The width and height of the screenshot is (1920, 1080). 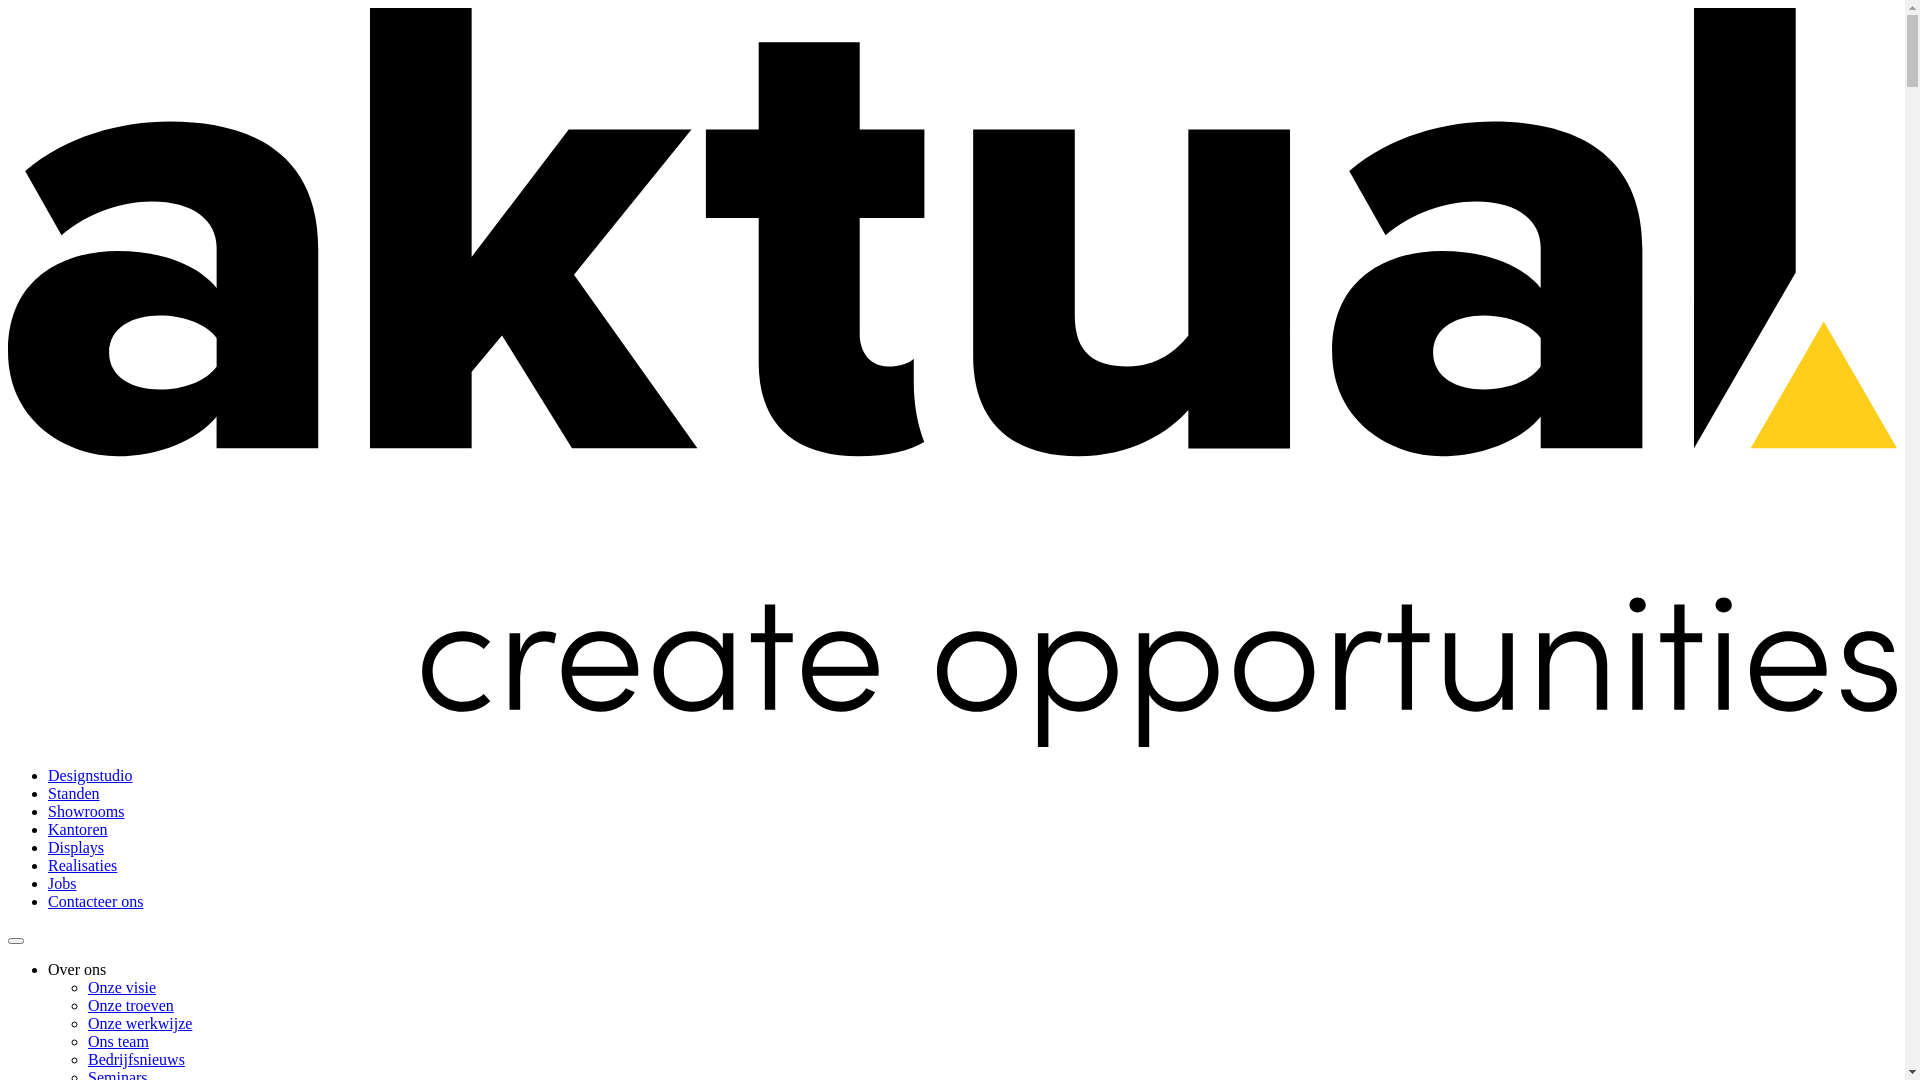 What do you see at coordinates (81, 864) in the screenshot?
I see `'Realisaties'` at bounding box center [81, 864].